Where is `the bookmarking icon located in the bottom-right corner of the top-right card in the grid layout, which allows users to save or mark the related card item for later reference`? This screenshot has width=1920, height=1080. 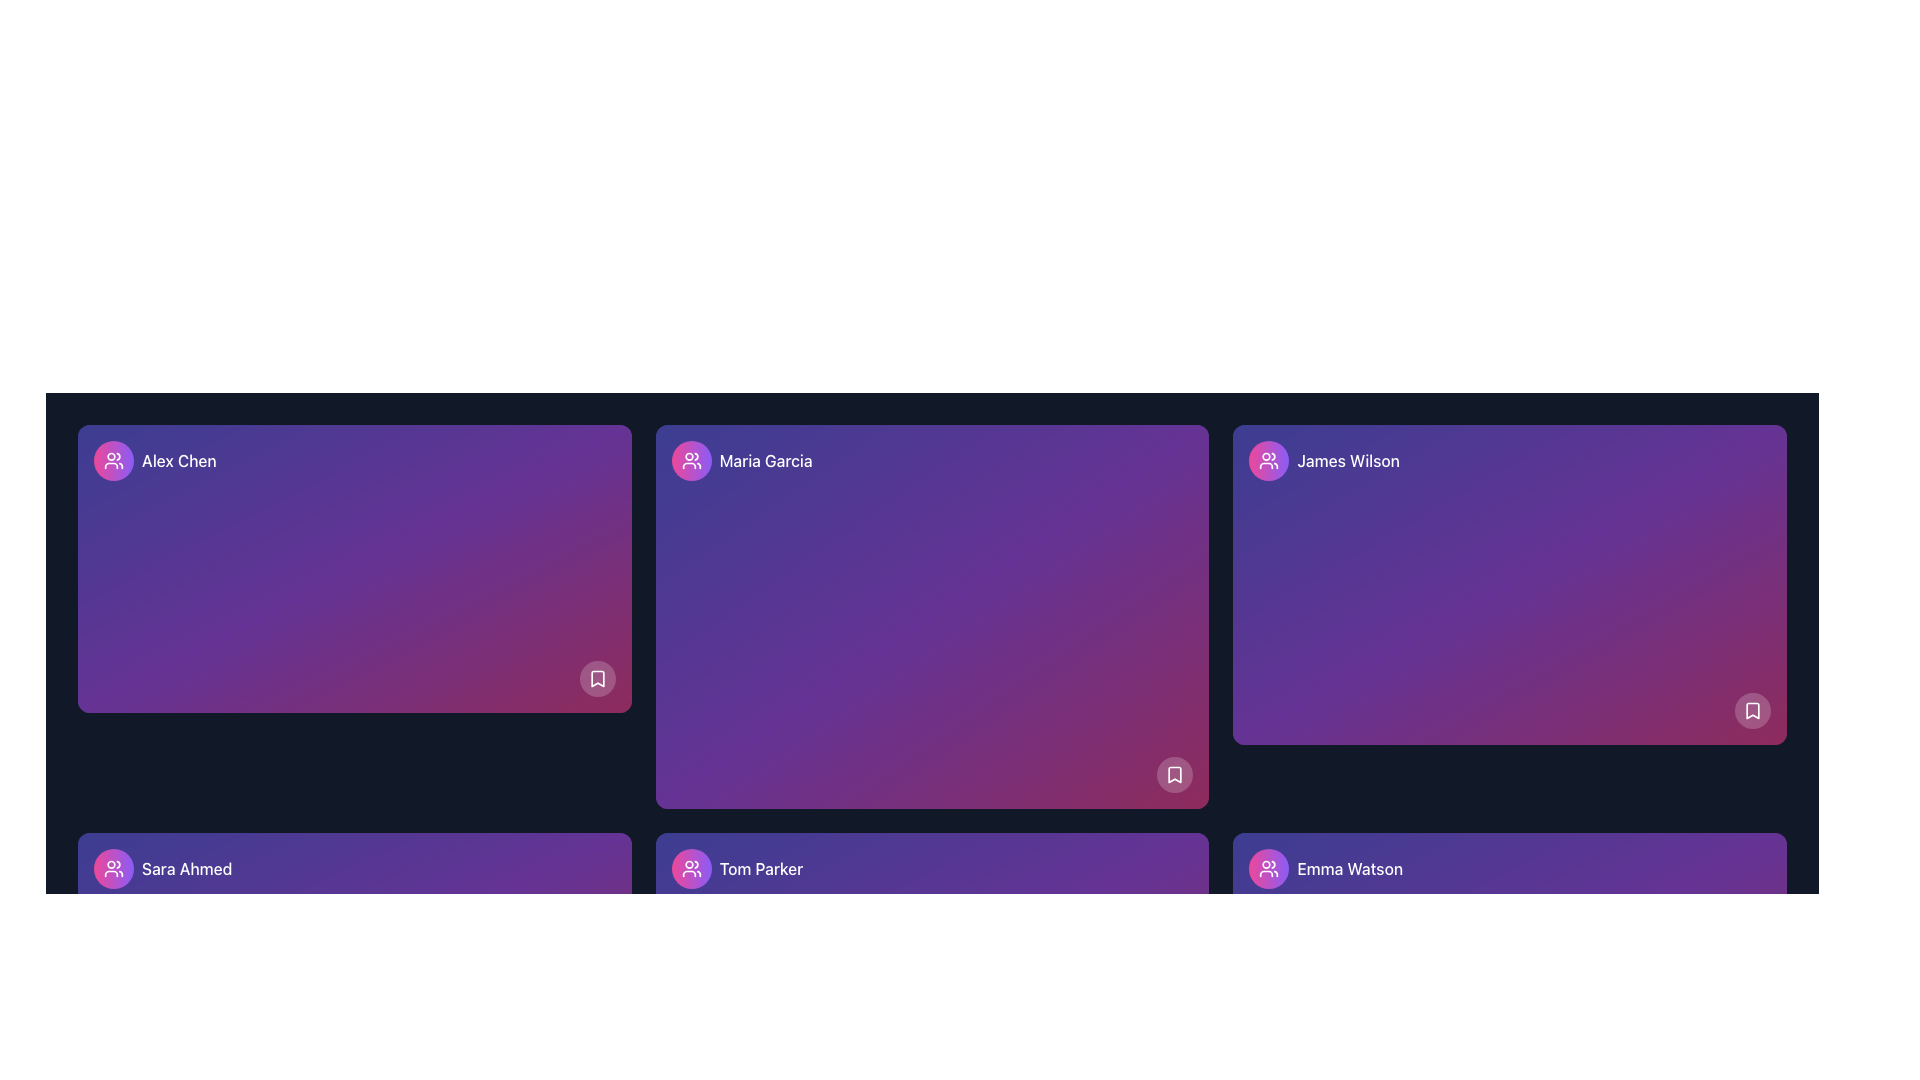 the bookmarking icon located in the bottom-right corner of the top-right card in the grid layout, which allows users to save or mark the related card item for later reference is located at coordinates (596, 677).